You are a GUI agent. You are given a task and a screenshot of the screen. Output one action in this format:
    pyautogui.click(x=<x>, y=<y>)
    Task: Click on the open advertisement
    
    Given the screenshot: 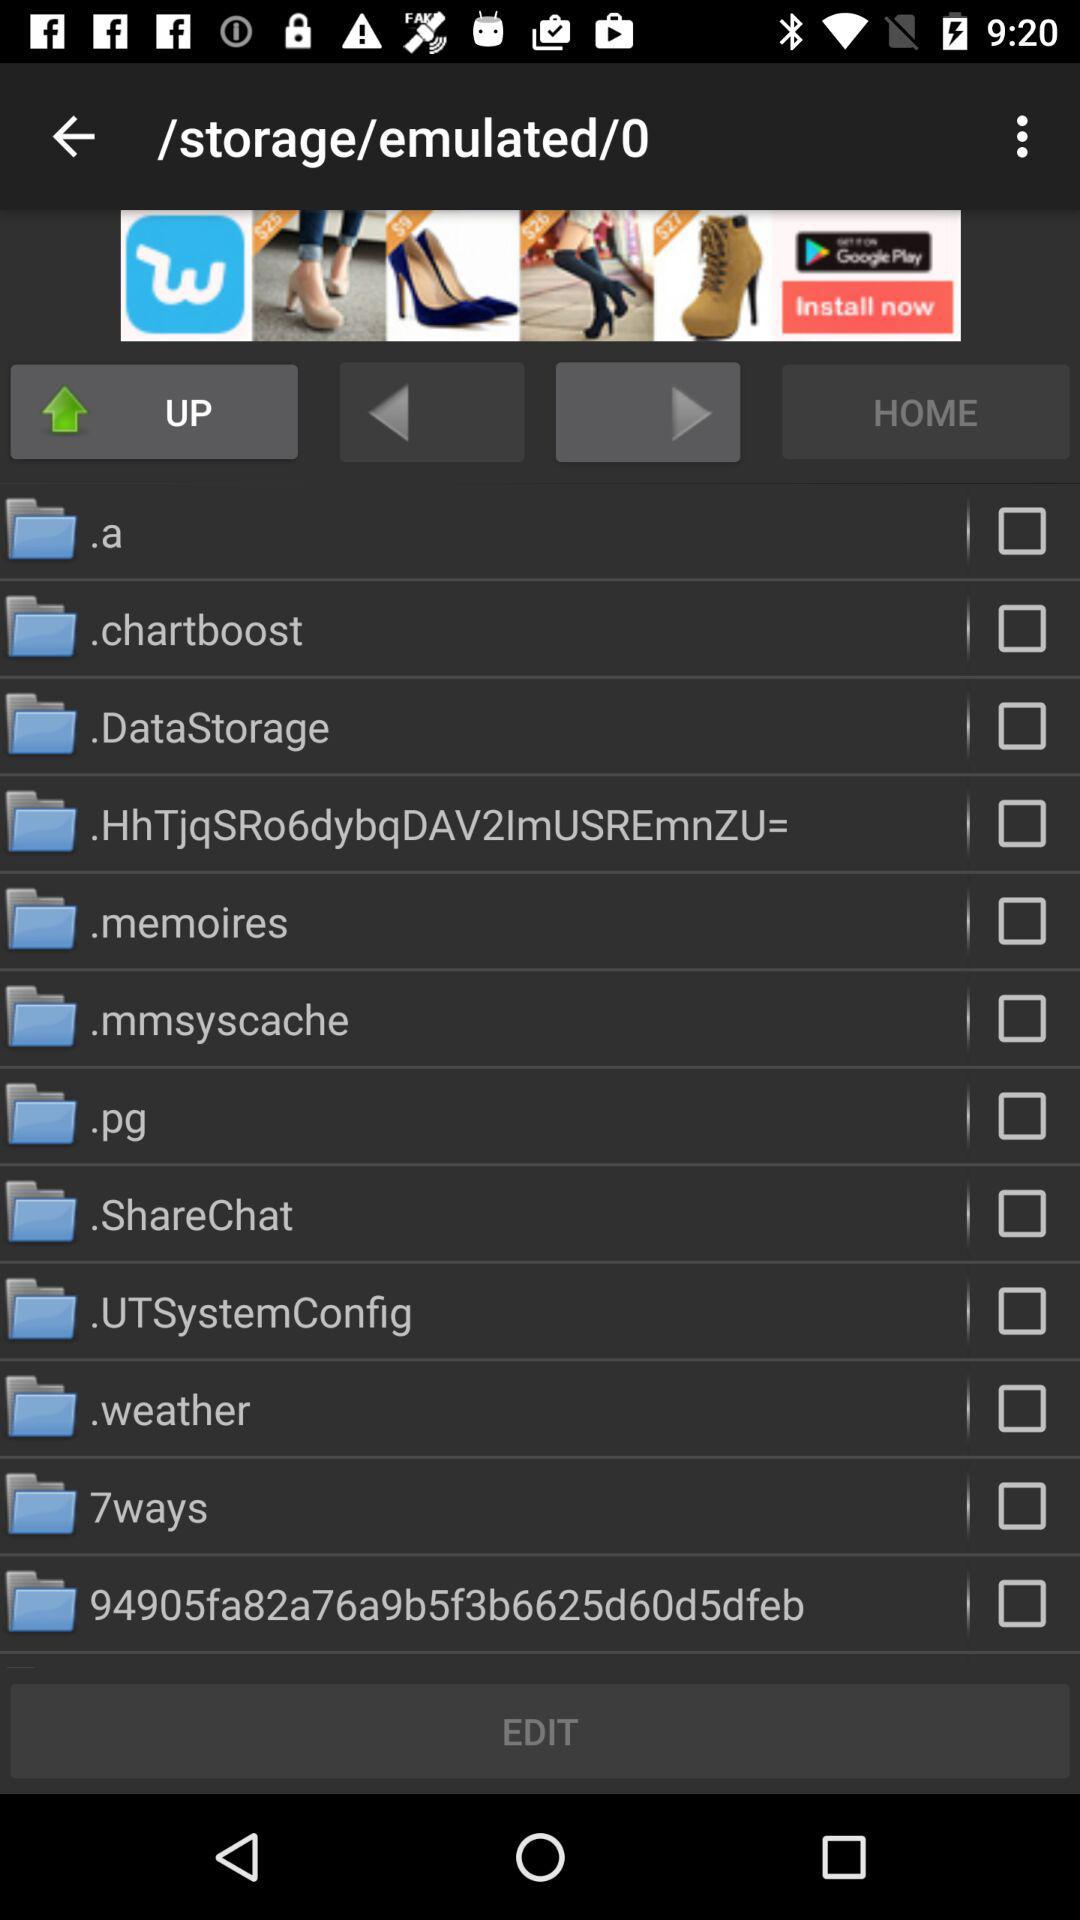 What is the action you would take?
    pyautogui.click(x=540, y=274)
    